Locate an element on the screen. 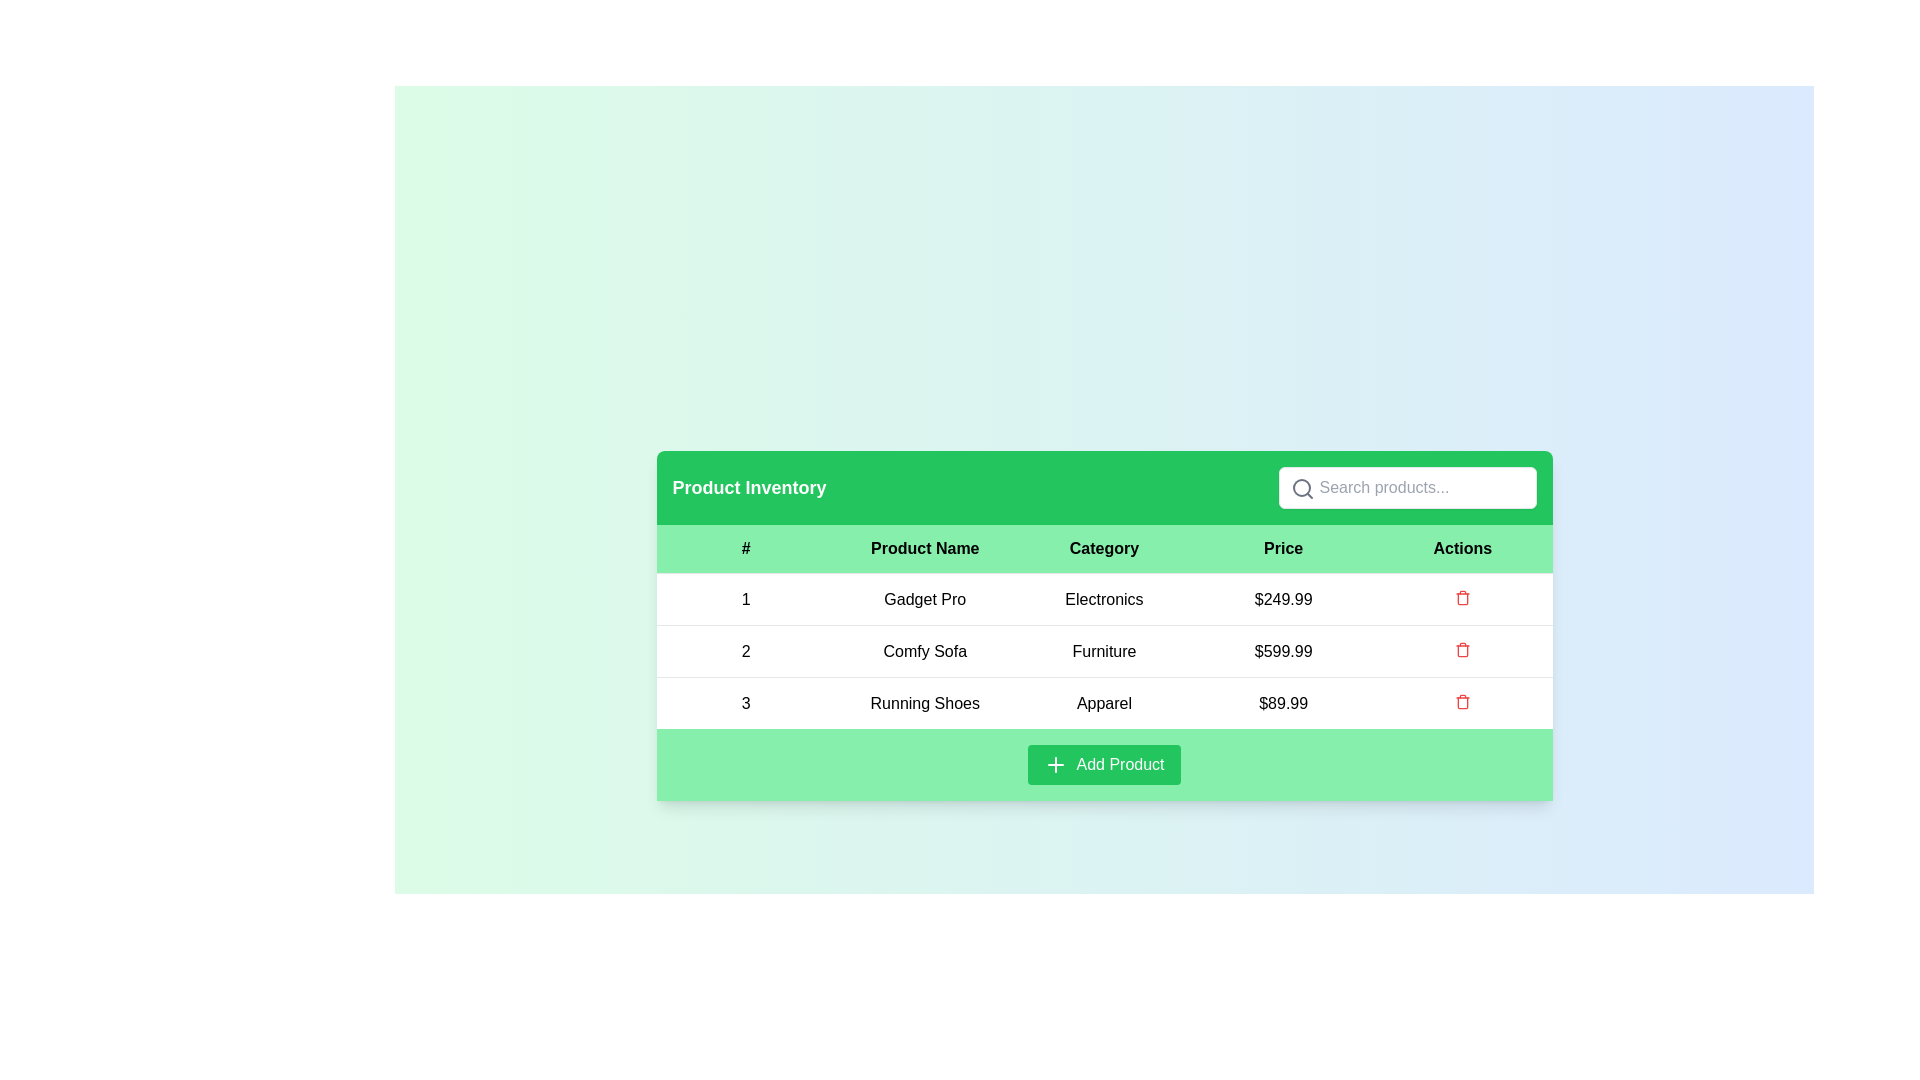 Image resolution: width=1920 pixels, height=1080 pixels. the static text display field showing the price '$599.99' in the 'Price' column of the second row in the table is located at coordinates (1283, 651).